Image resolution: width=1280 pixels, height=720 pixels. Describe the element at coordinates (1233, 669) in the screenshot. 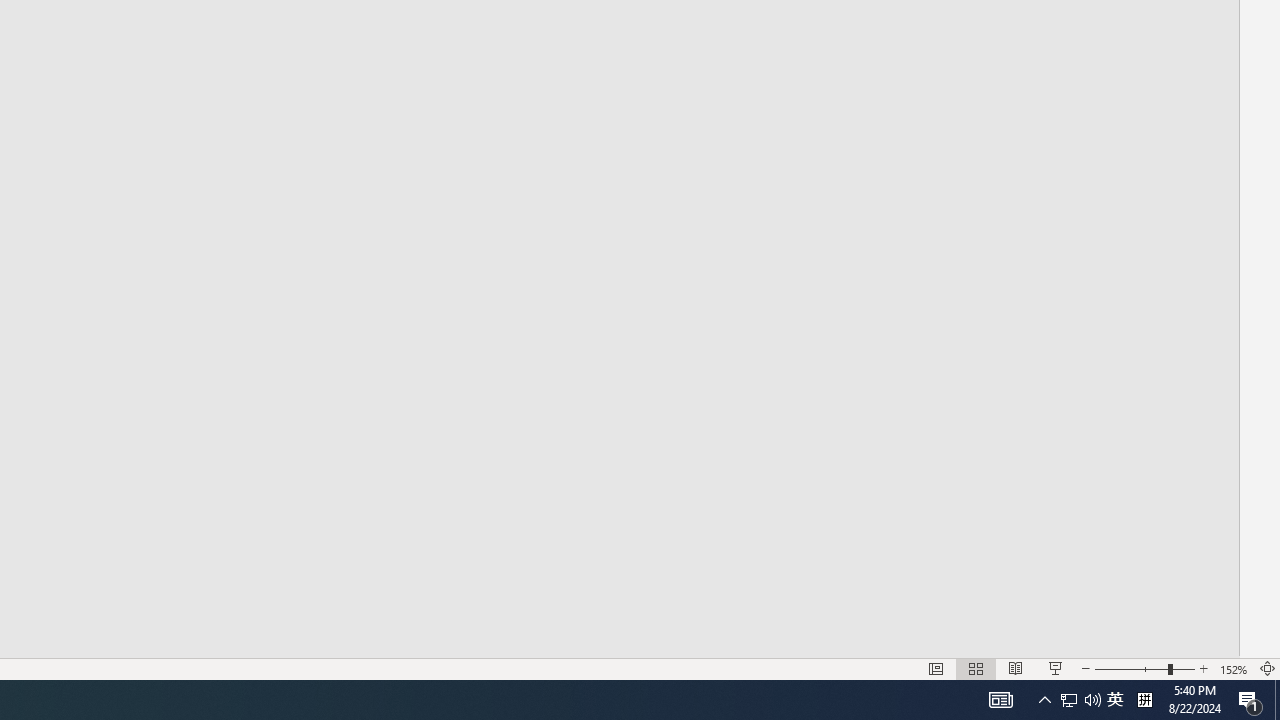

I see `'Zoom 152%'` at that location.